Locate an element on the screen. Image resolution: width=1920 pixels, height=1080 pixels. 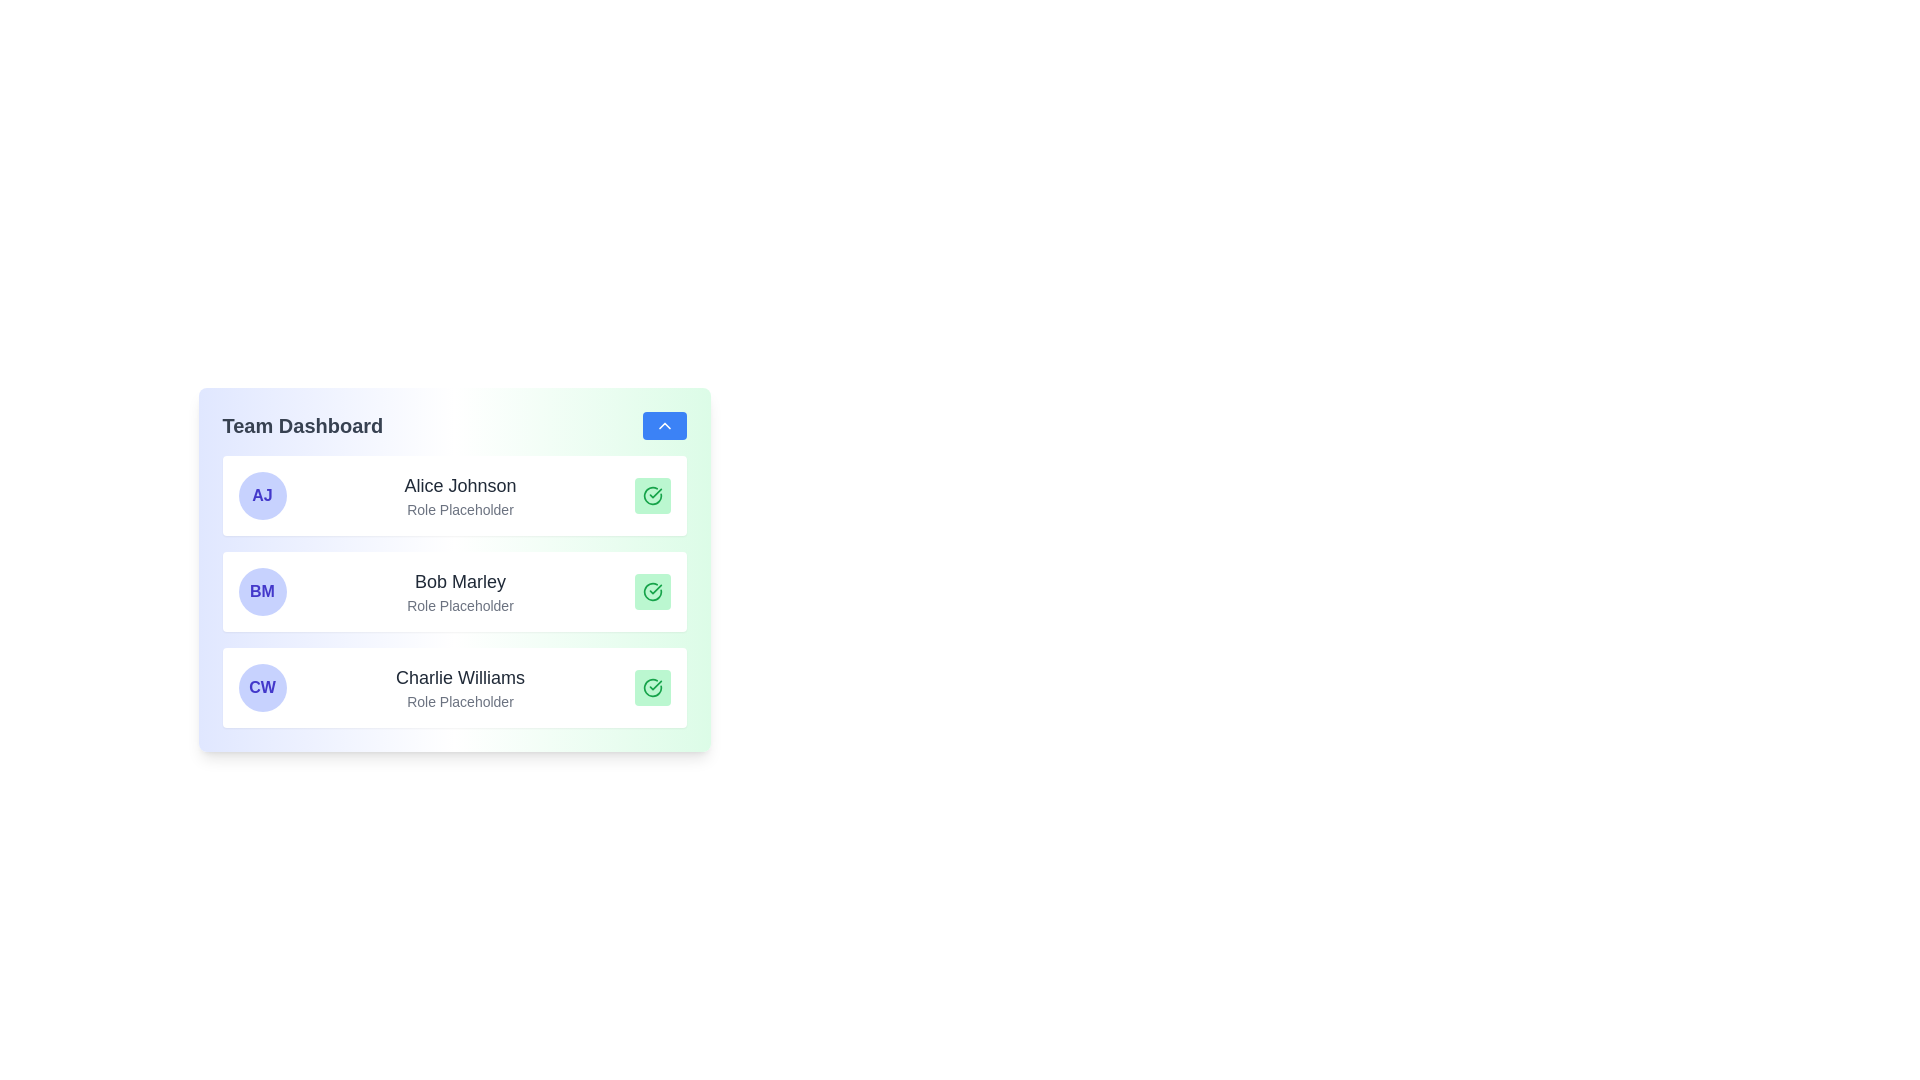
Text Label displaying 'Role Placeholder' that is centrally located below 'Alice Johnson' in the first list item of the 'Team Dashboard' component is located at coordinates (459, 508).